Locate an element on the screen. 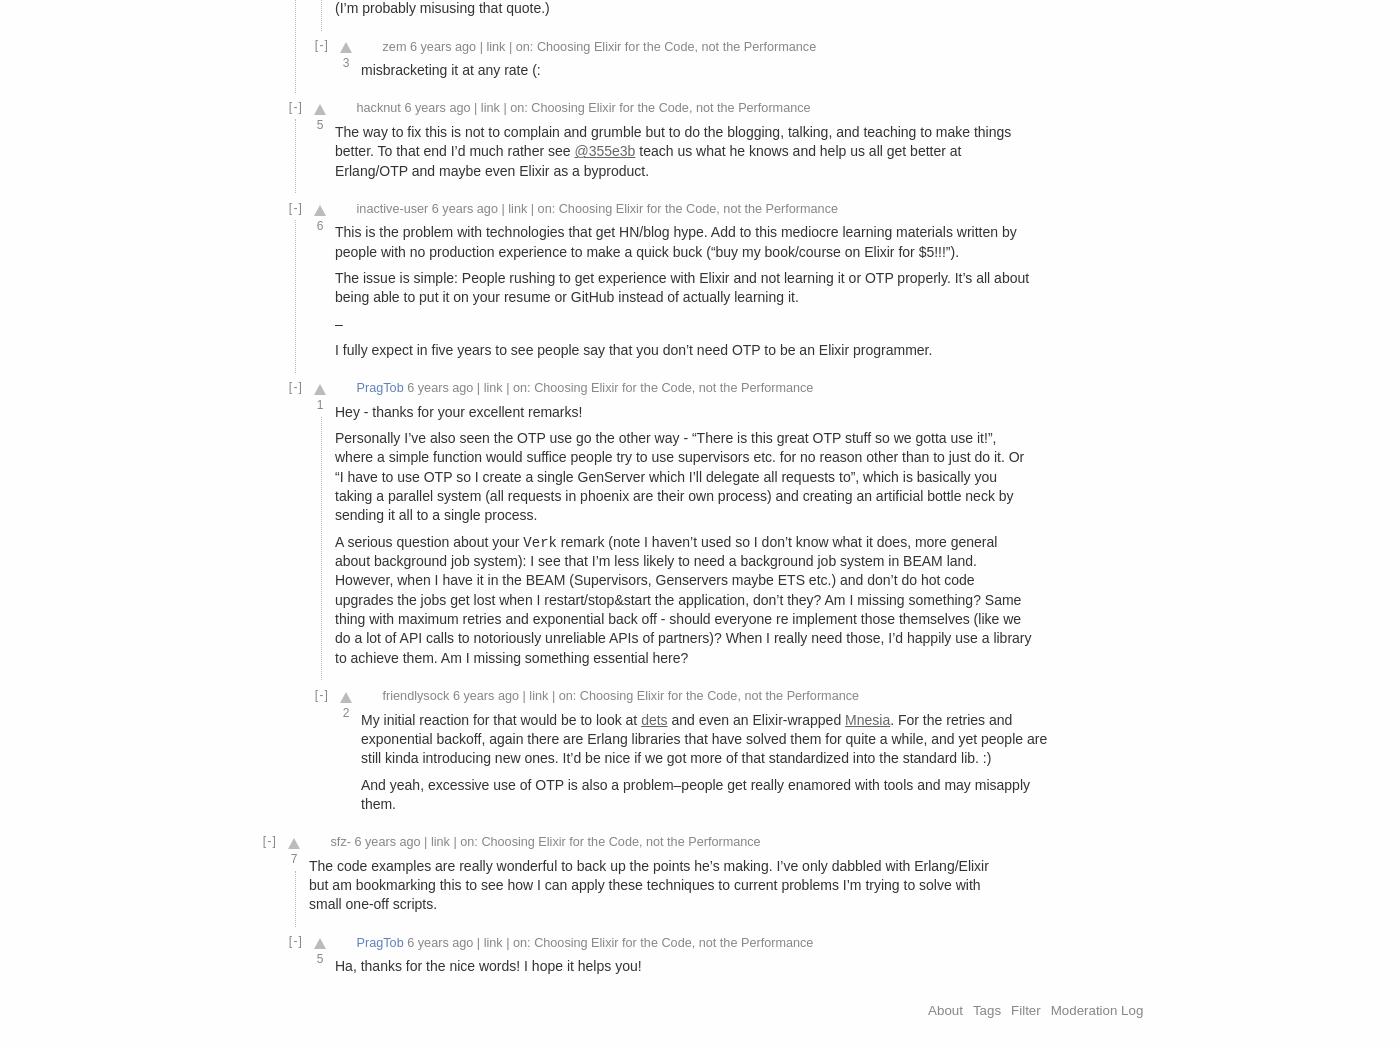  '. For the retries and exponential backoff, again there are Erlang libraries that have solved them for quite a while, and yet people are still kinda introducing new ones. It’d be nice if we got more of that standardized into the standard lib. :)' is located at coordinates (361, 737).